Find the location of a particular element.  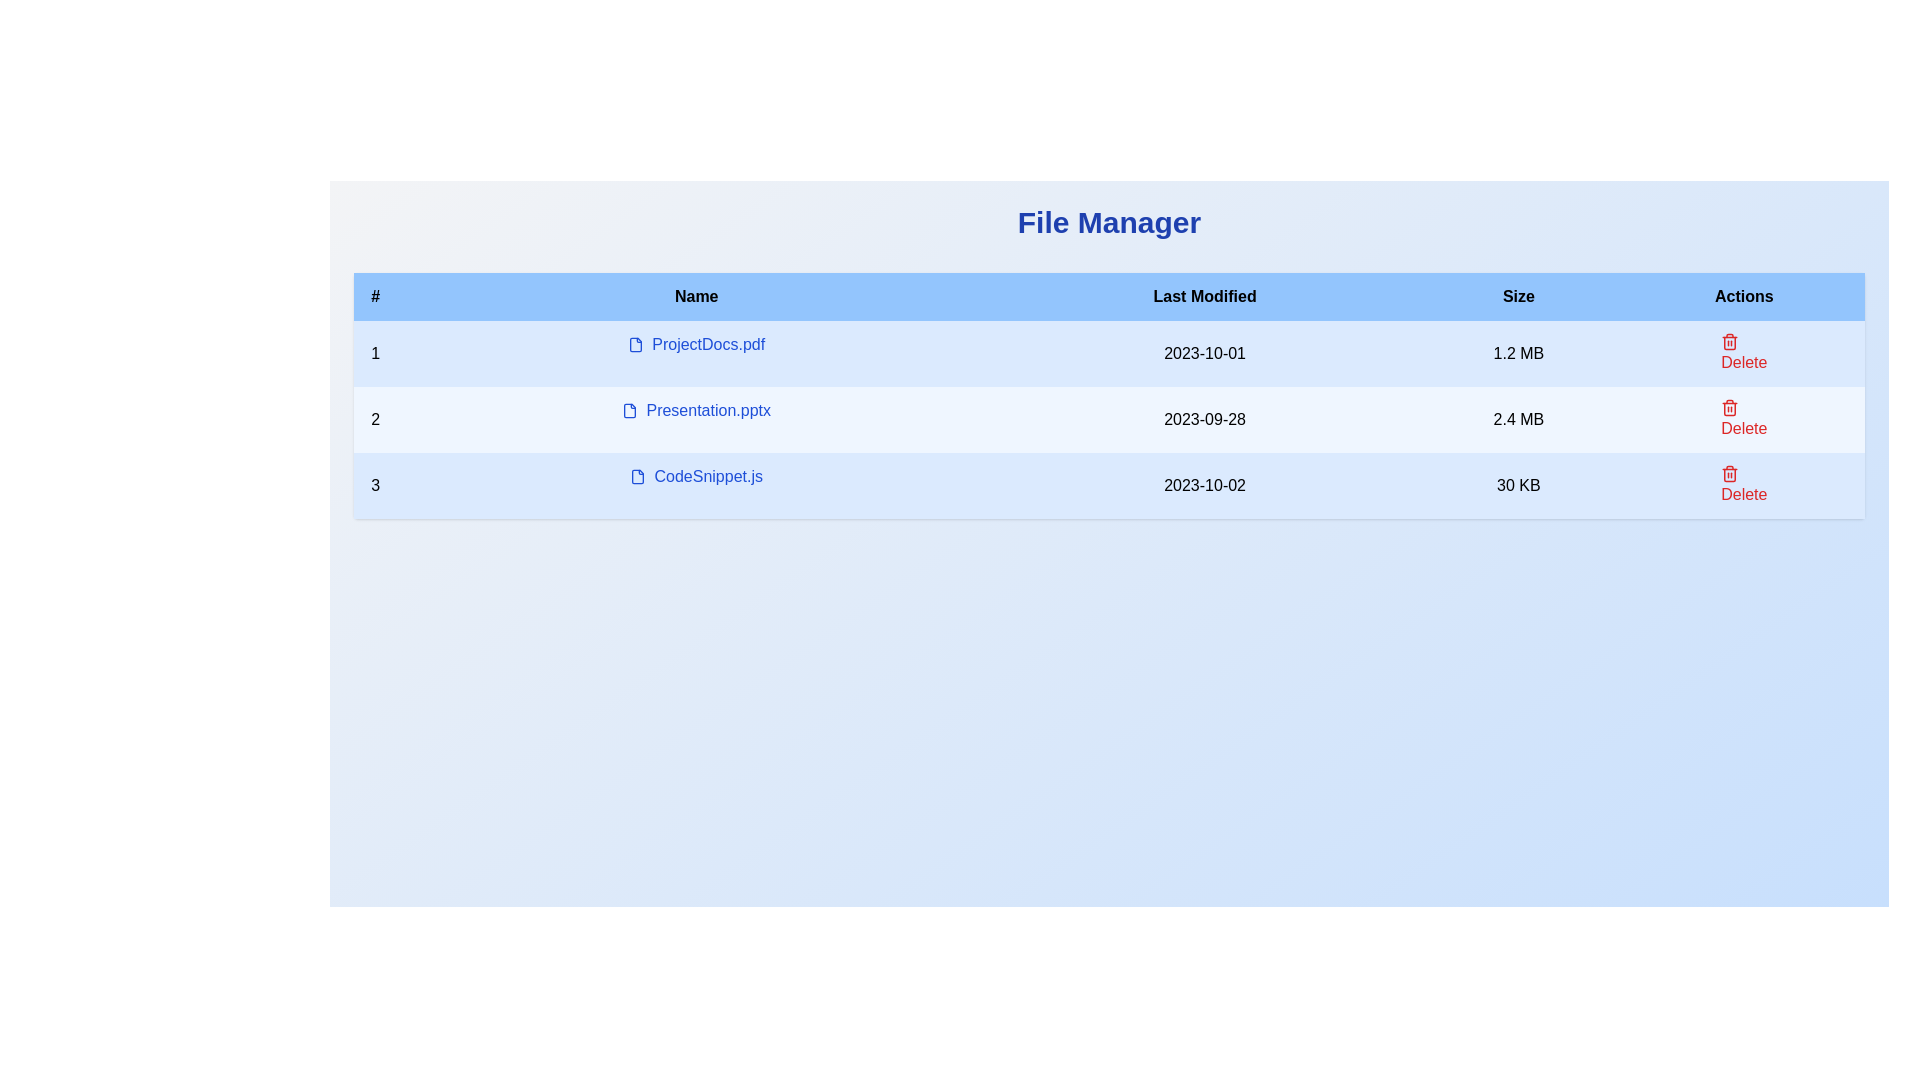

on the row displaying the file information for 'CodeSnippet.js' in the file manager interface is located at coordinates (1108, 486).